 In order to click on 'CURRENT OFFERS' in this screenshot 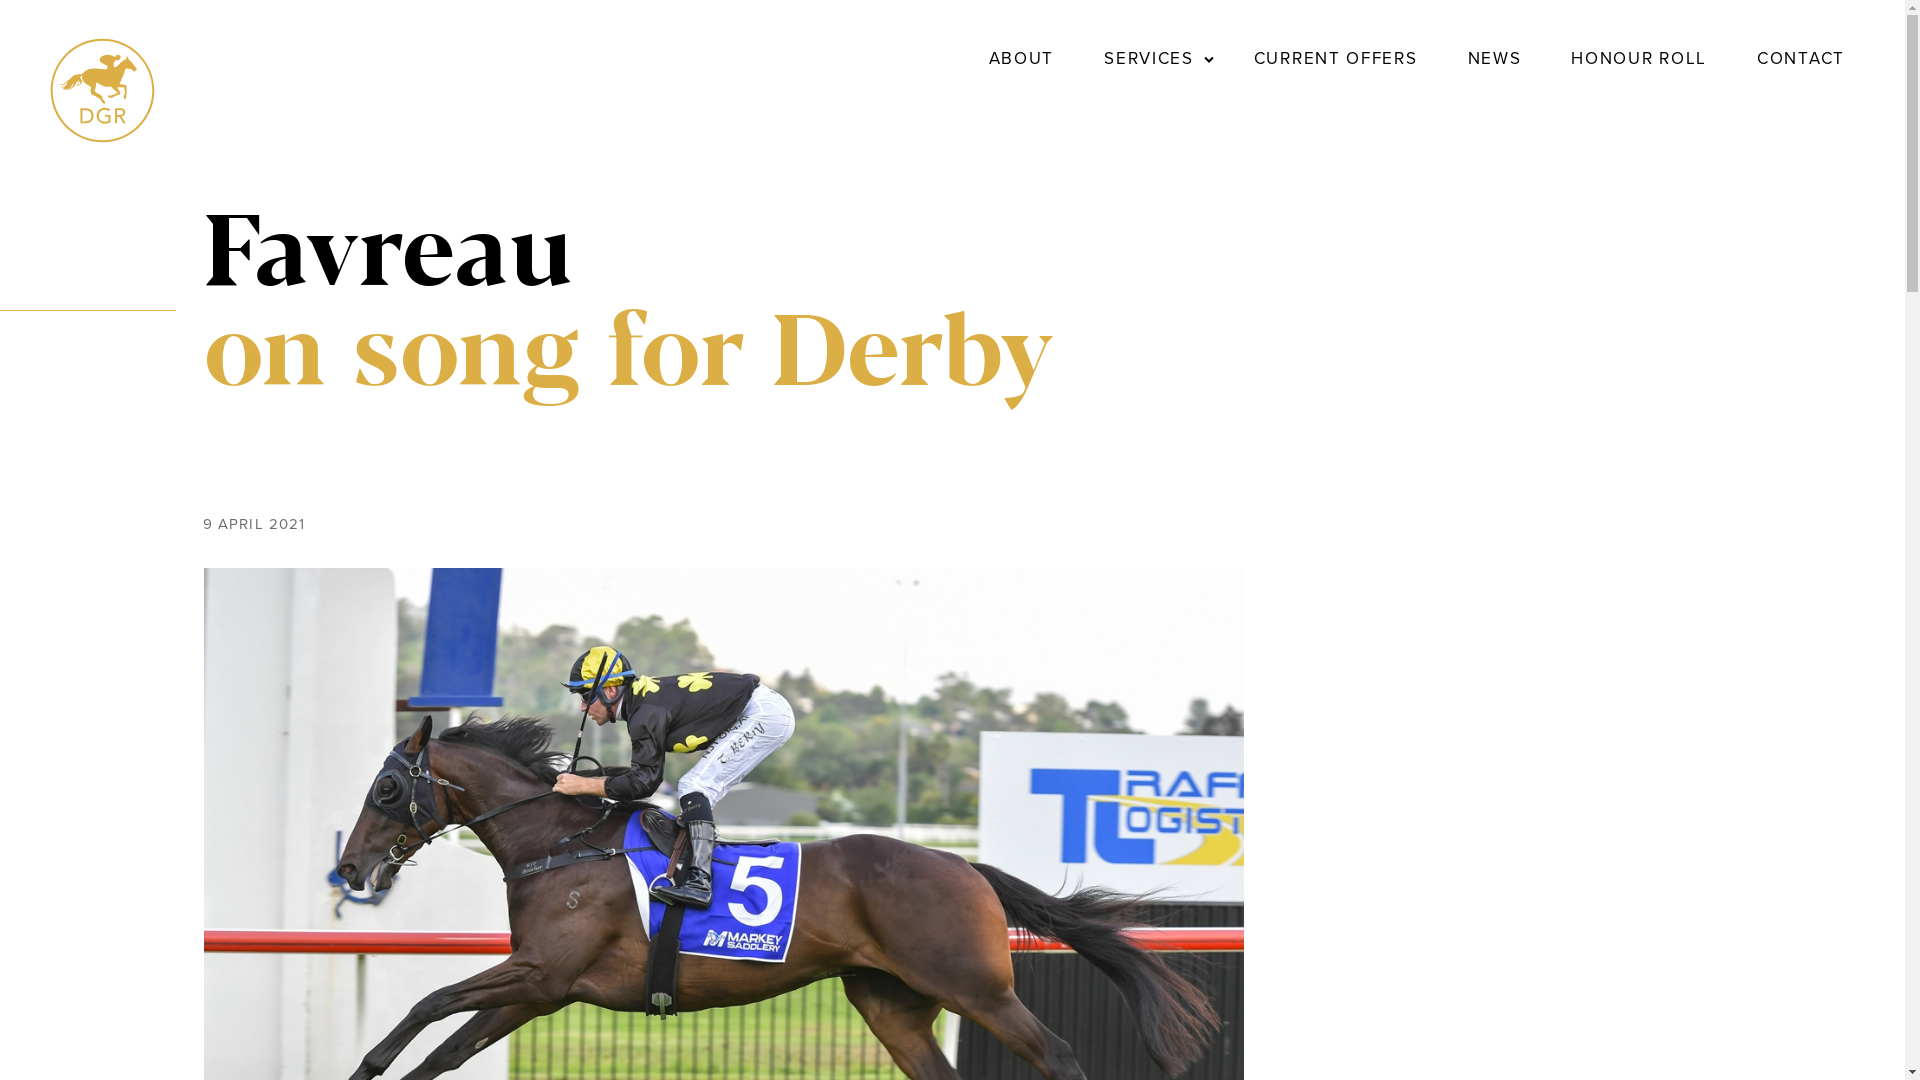, I will do `click(1335, 57)`.